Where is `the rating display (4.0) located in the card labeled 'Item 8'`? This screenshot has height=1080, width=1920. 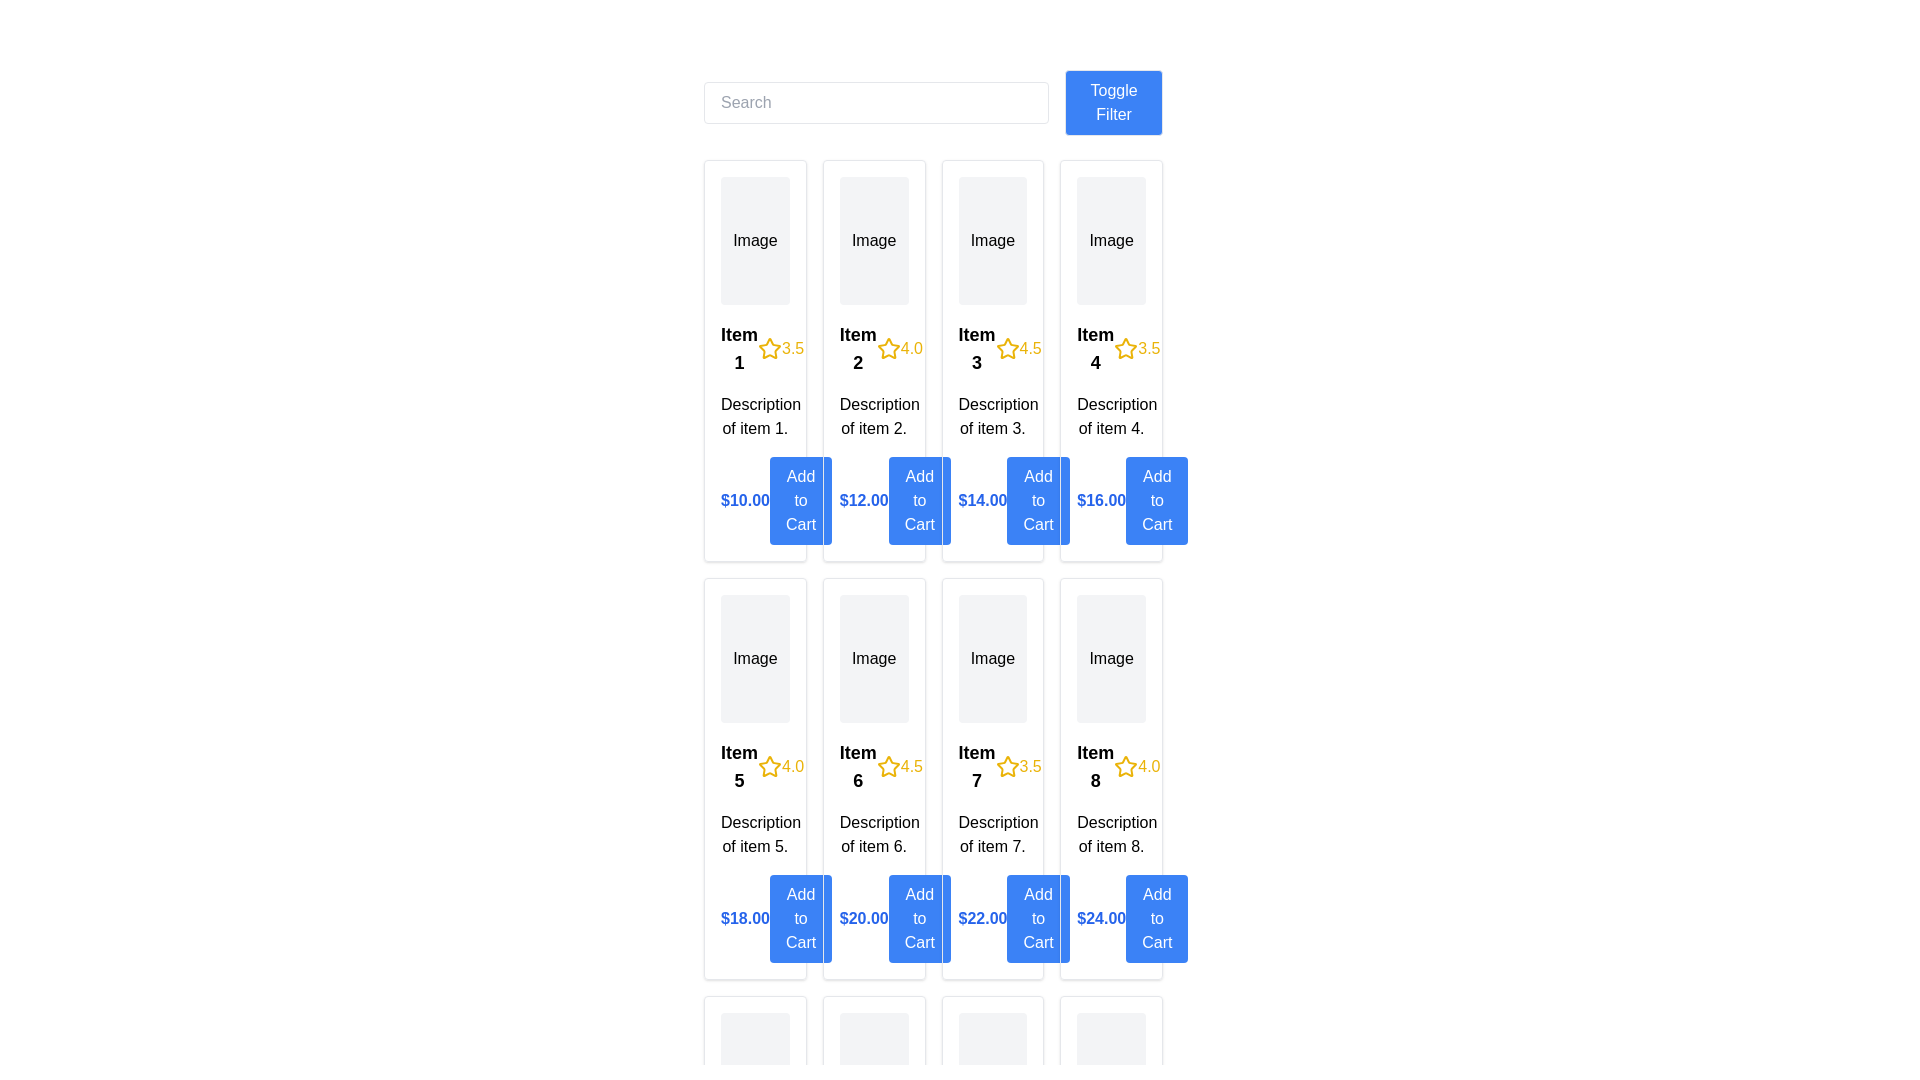
the rating display (4.0) located in the card labeled 'Item 8' is located at coordinates (1137, 766).